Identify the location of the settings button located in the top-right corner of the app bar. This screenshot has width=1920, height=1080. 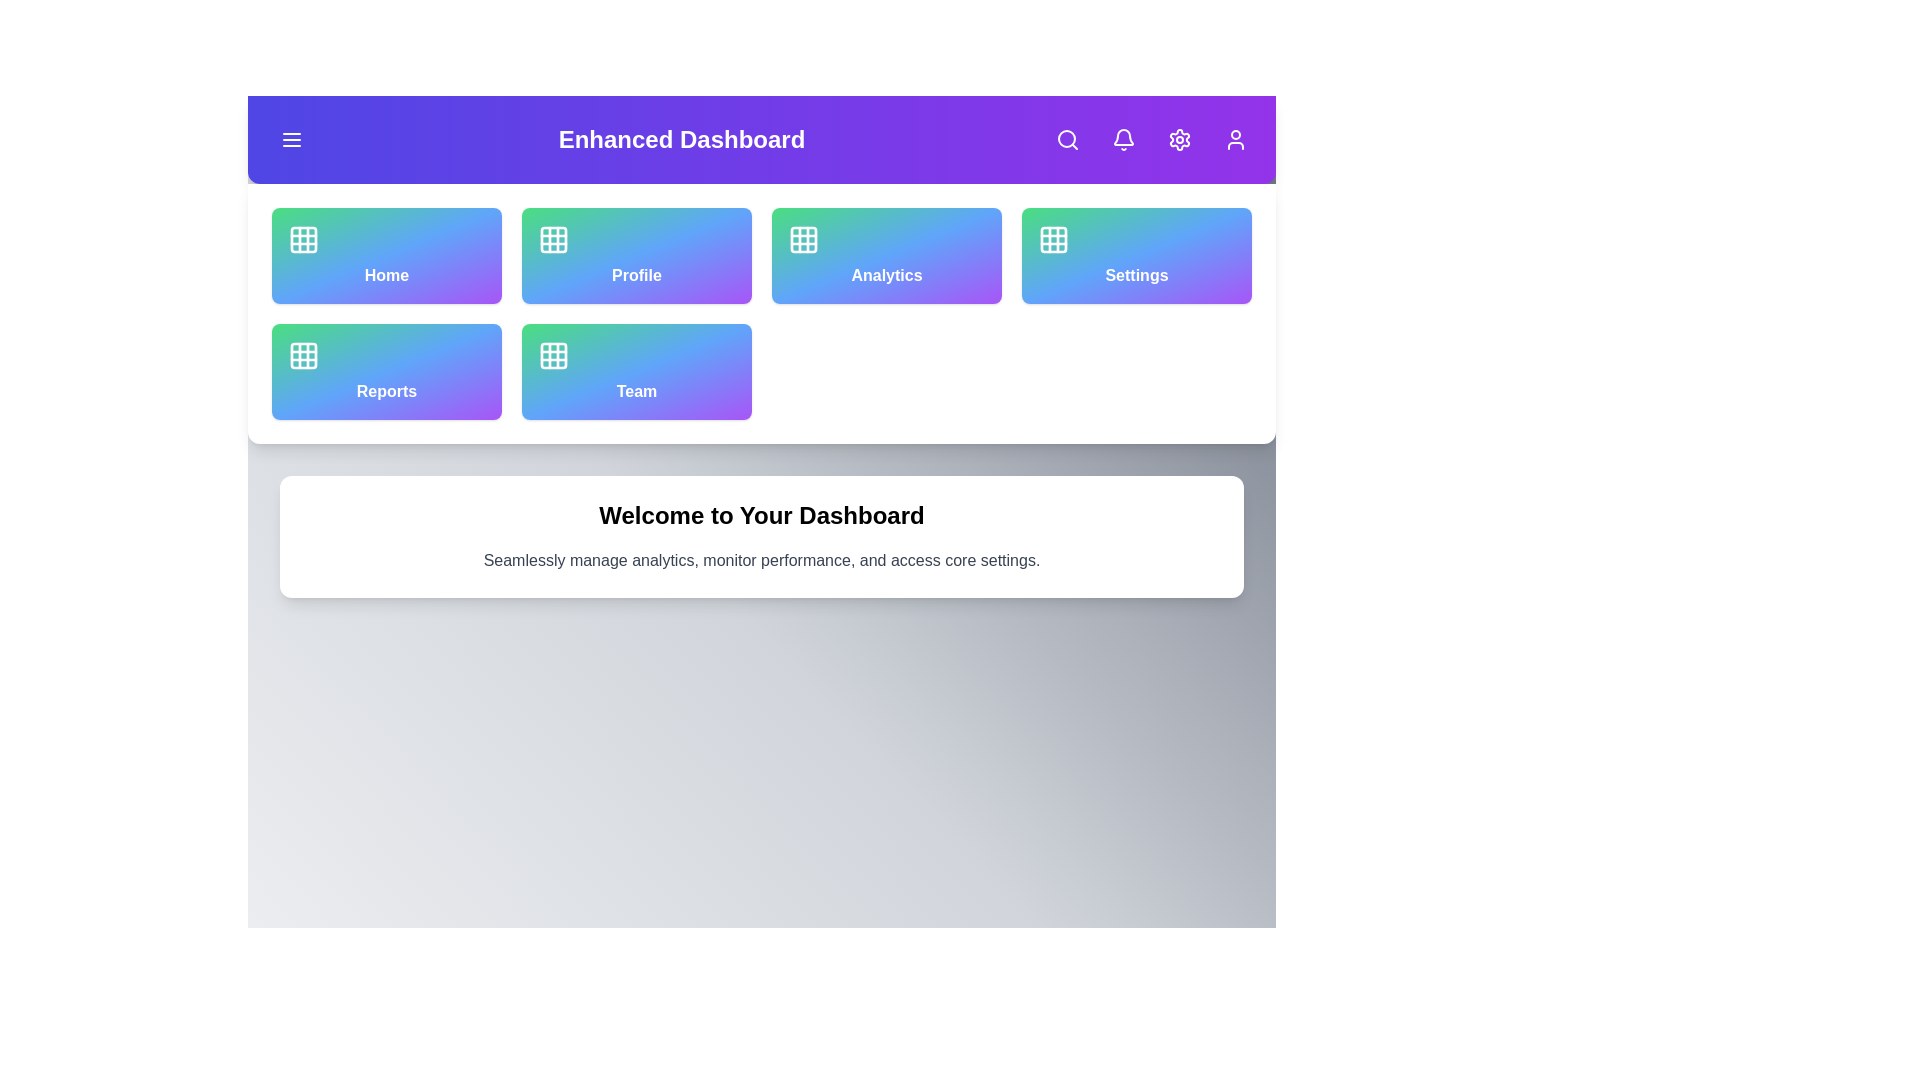
(1180, 138).